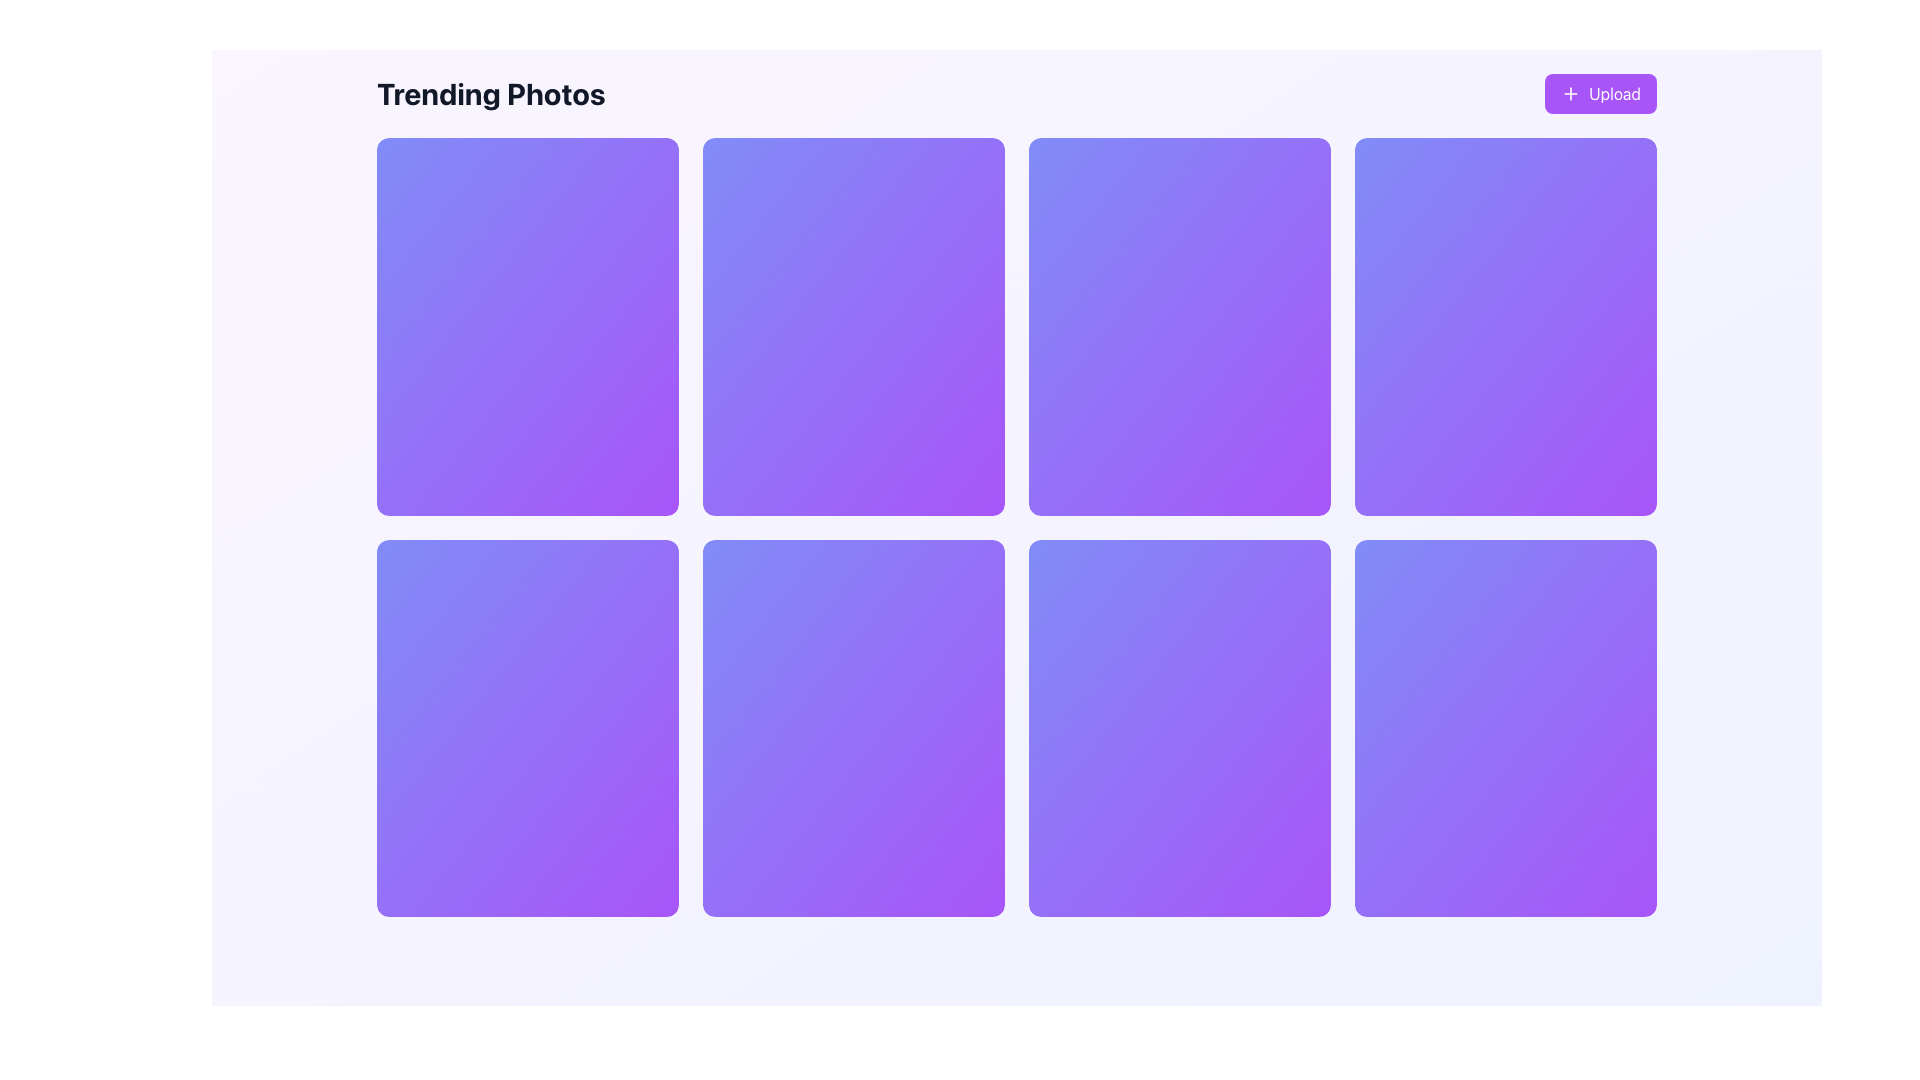 The height and width of the screenshot is (1080, 1920). I want to click on the circular SVG graphic element that is part of the info symbol located at the center of the grid card in the second row and second column, so click(973, 571).